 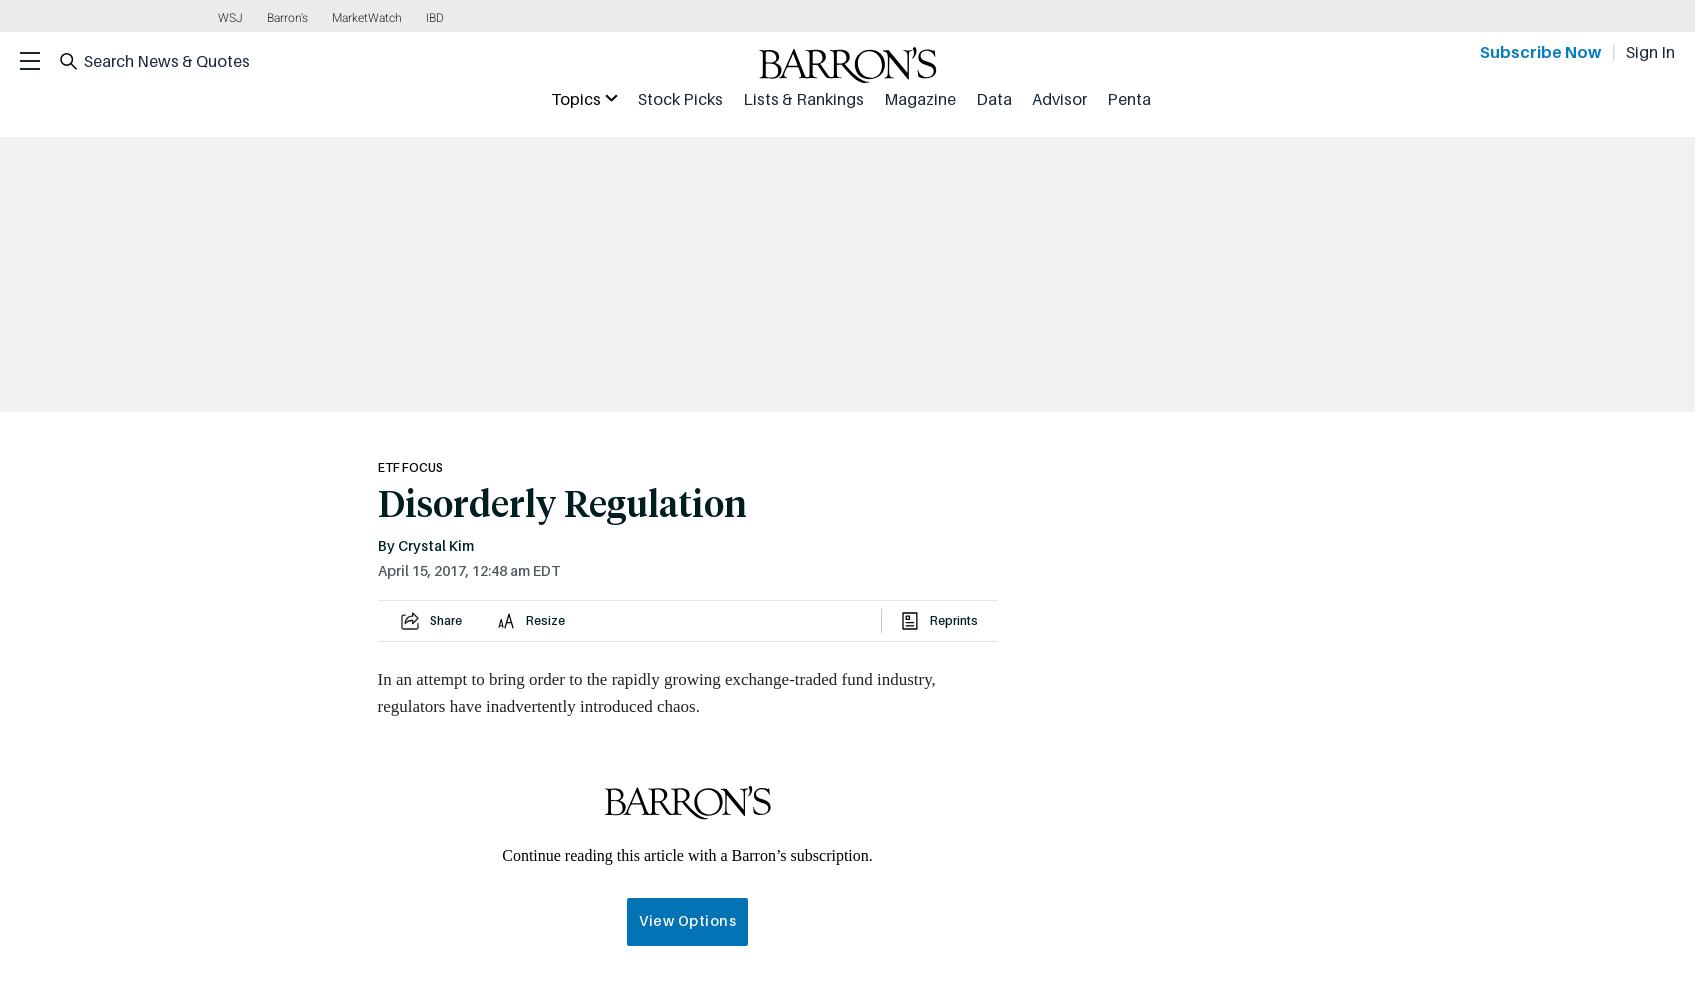 What do you see at coordinates (385, 545) in the screenshot?
I see `'By'` at bounding box center [385, 545].